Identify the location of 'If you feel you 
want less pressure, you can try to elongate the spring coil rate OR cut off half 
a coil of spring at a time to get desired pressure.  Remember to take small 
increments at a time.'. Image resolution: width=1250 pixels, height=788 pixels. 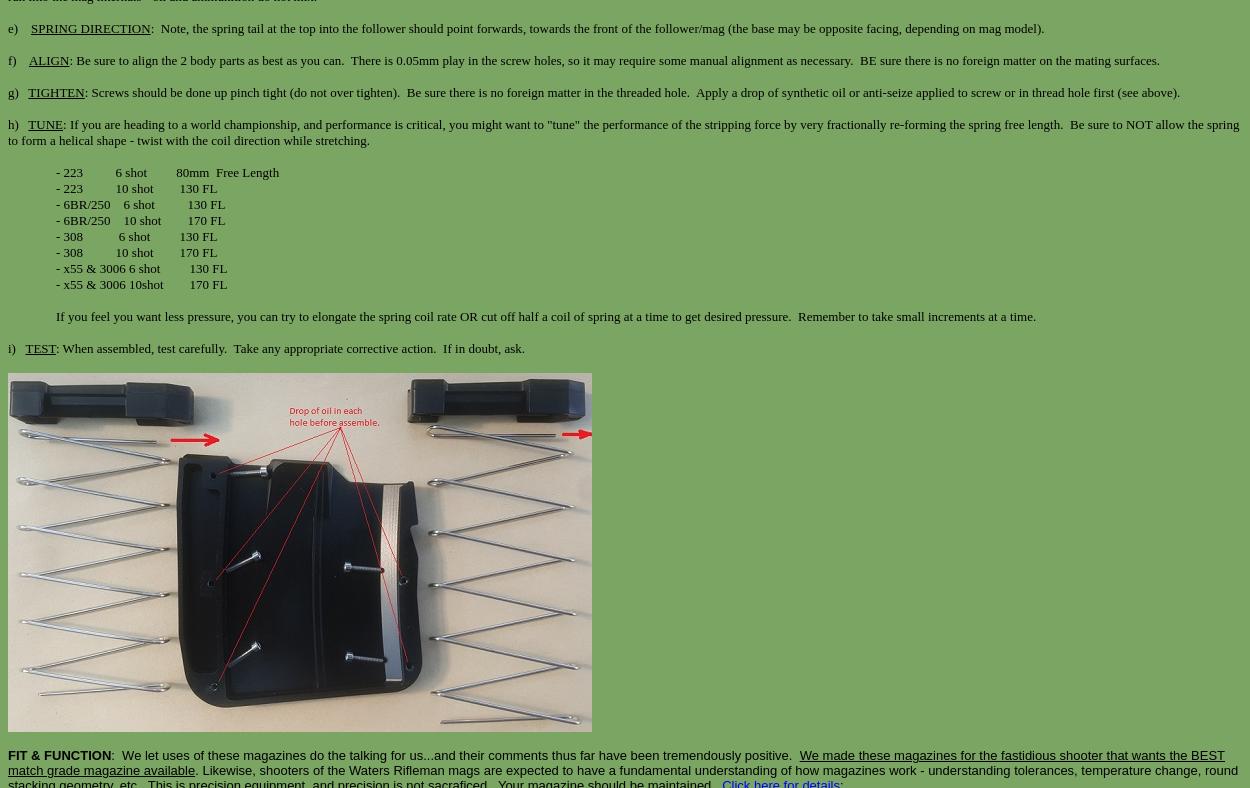
(546, 316).